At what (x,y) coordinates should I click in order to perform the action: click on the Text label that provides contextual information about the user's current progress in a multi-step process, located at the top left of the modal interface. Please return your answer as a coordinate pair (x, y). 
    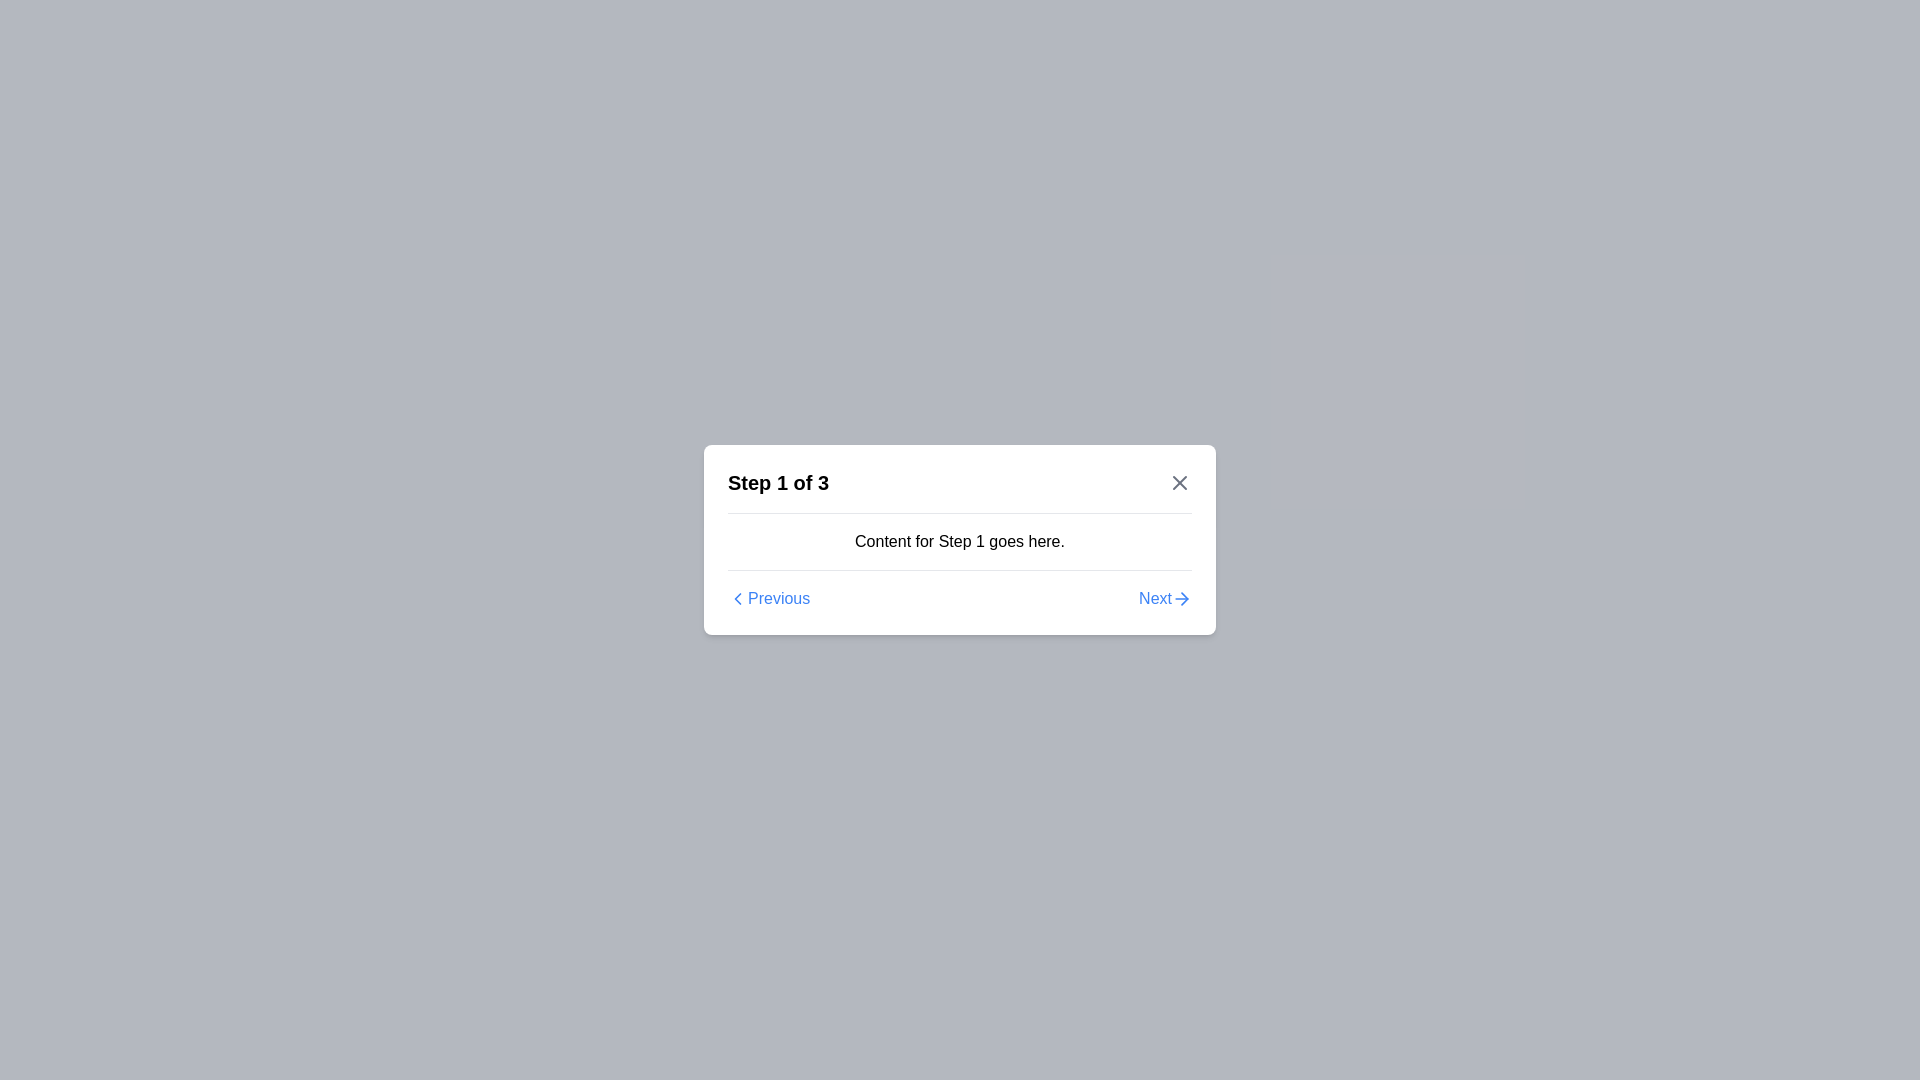
    Looking at the image, I should click on (777, 482).